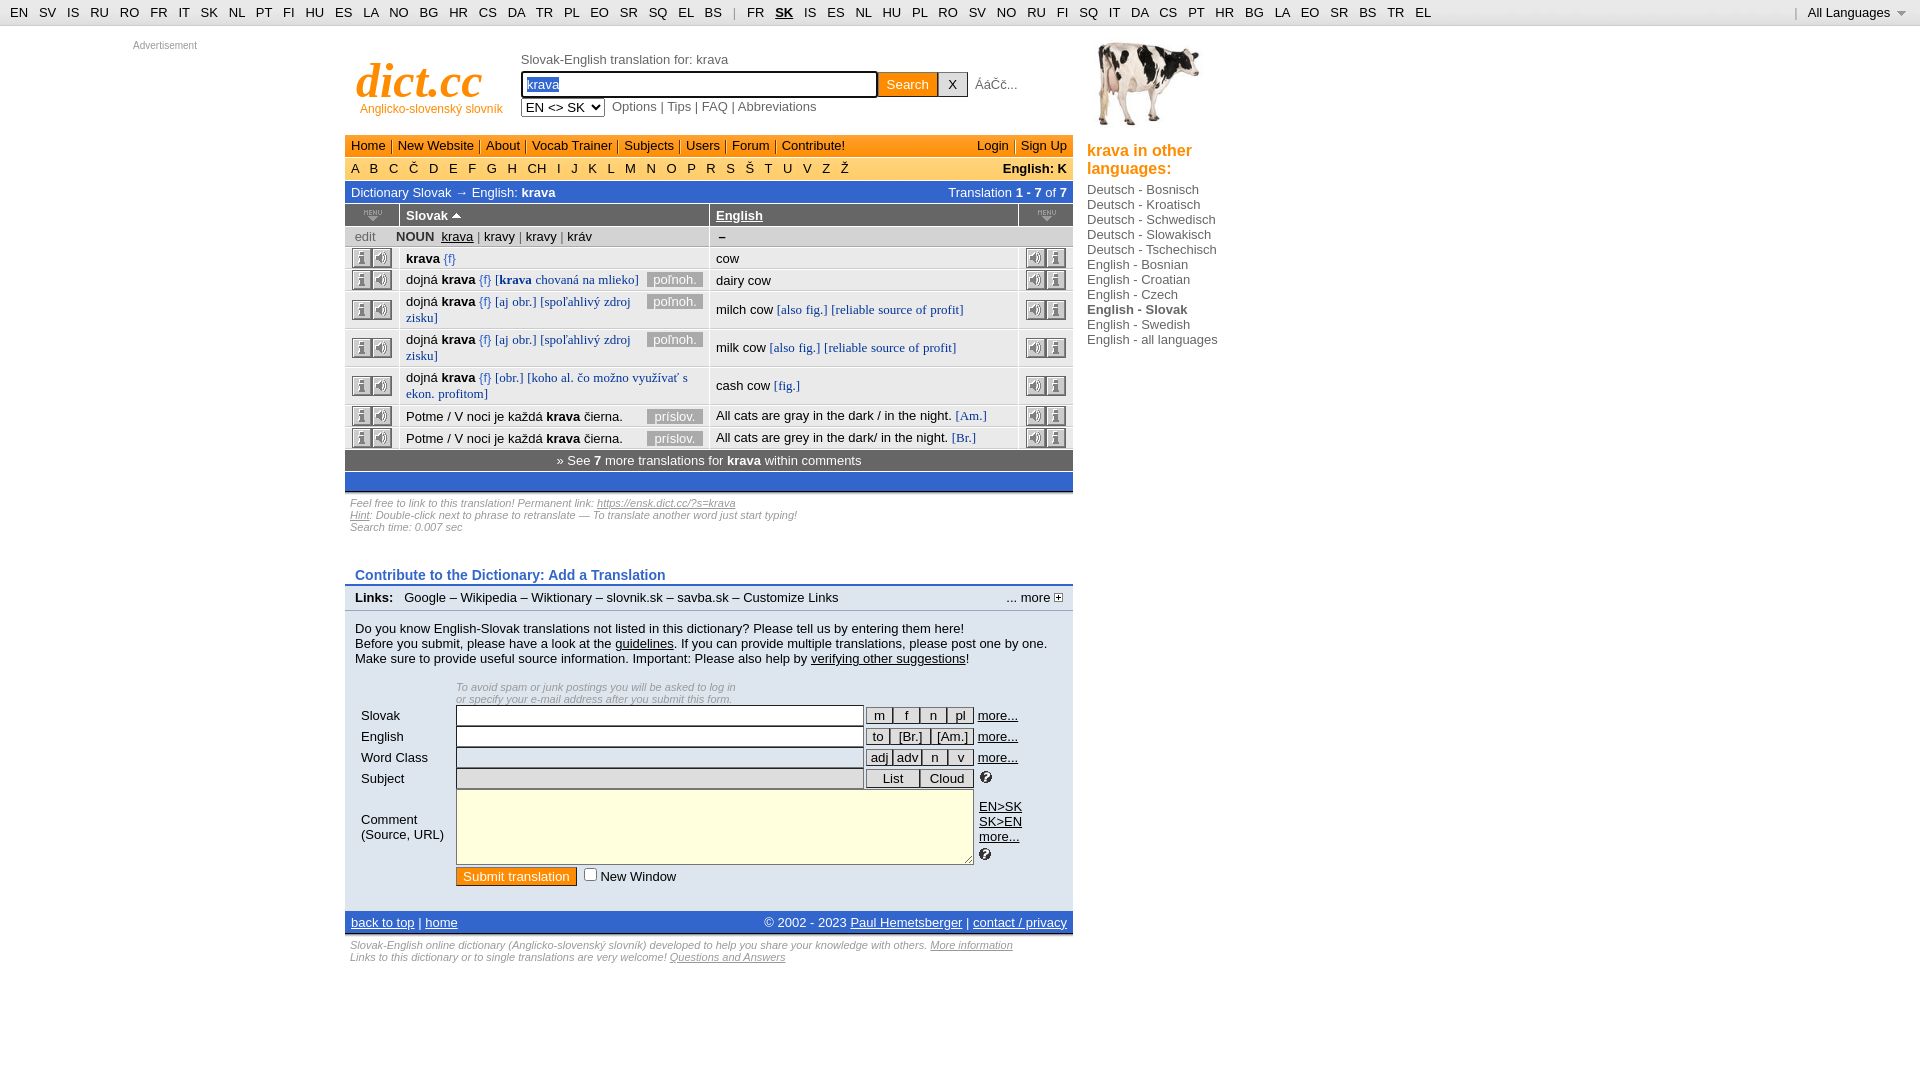 This screenshot has height=1080, width=1920. What do you see at coordinates (852, 309) in the screenshot?
I see `'[reliable'` at bounding box center [852, 309].